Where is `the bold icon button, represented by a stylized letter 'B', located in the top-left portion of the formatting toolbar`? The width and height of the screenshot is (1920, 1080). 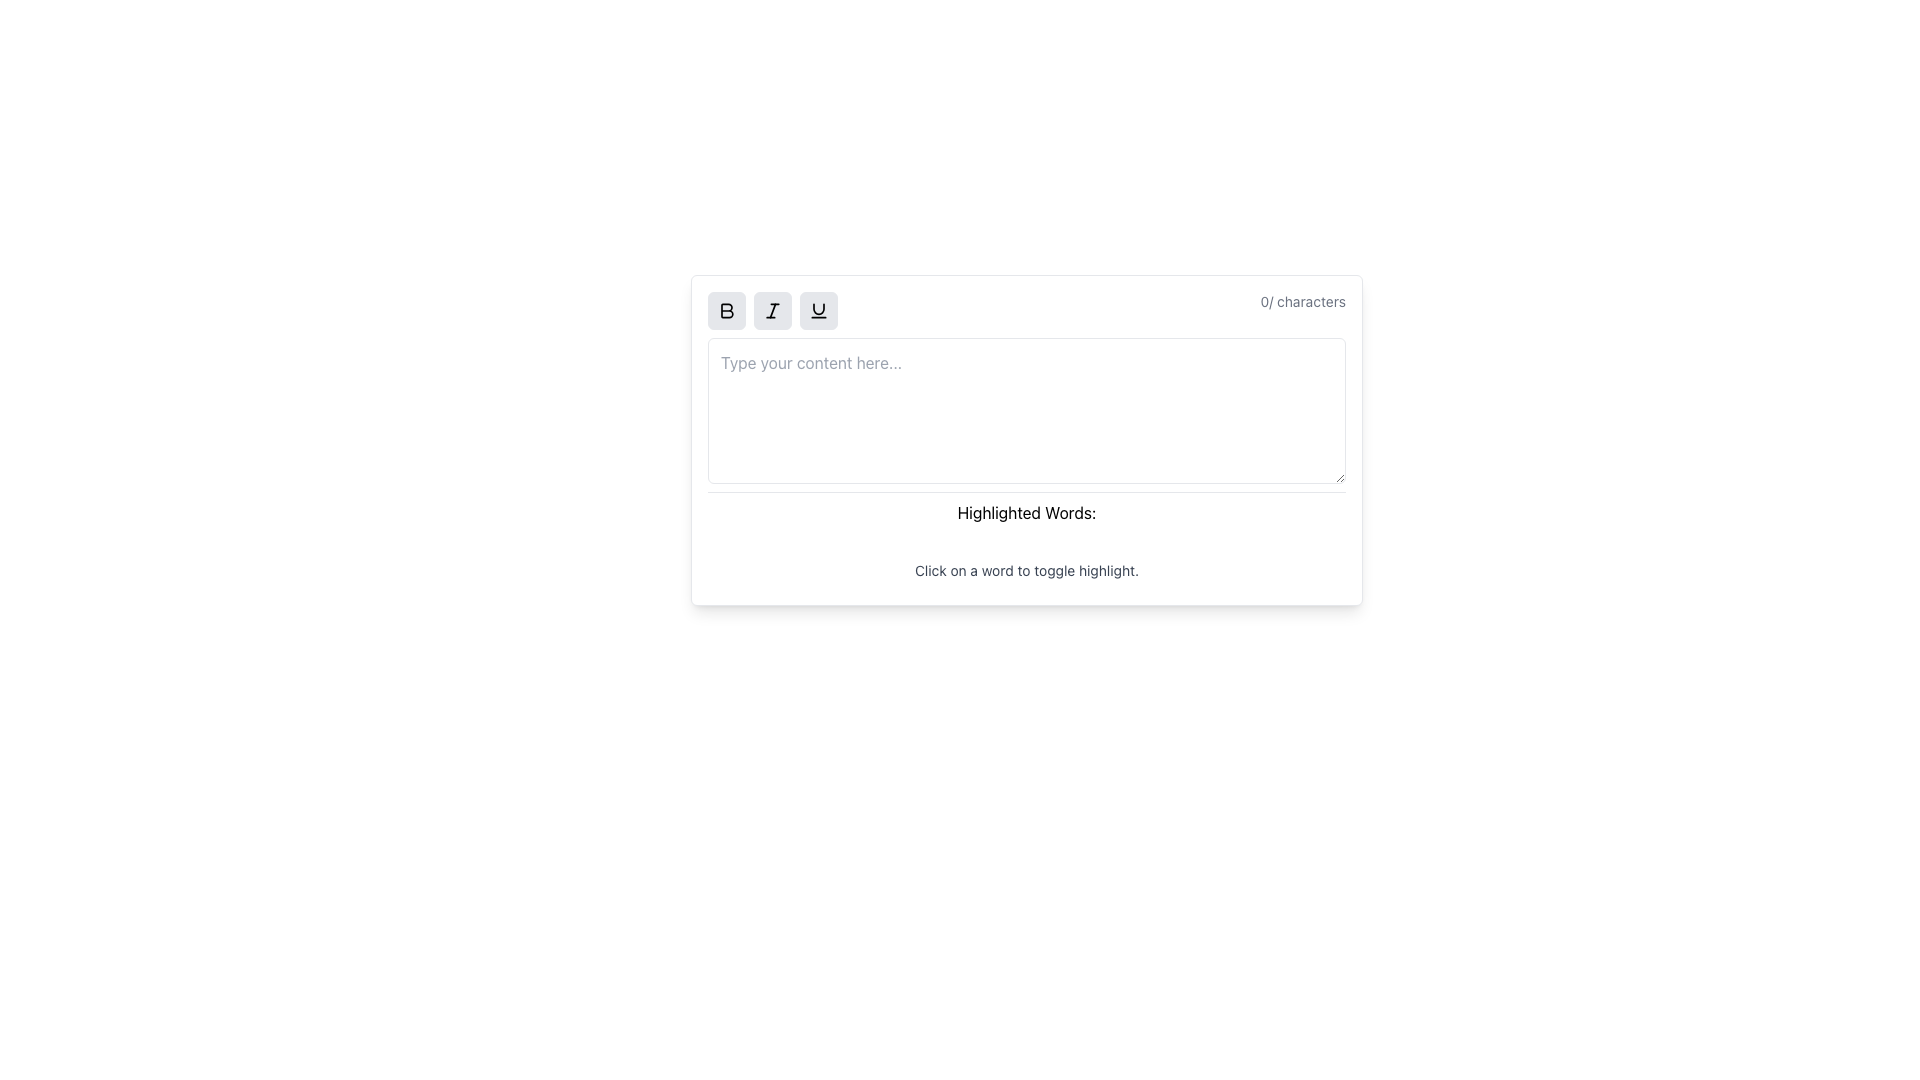
the bold icon button, represented by a stylized letter 'B', located in the top-left portion of the formatting toolbar is located at coordinates (725, 311).